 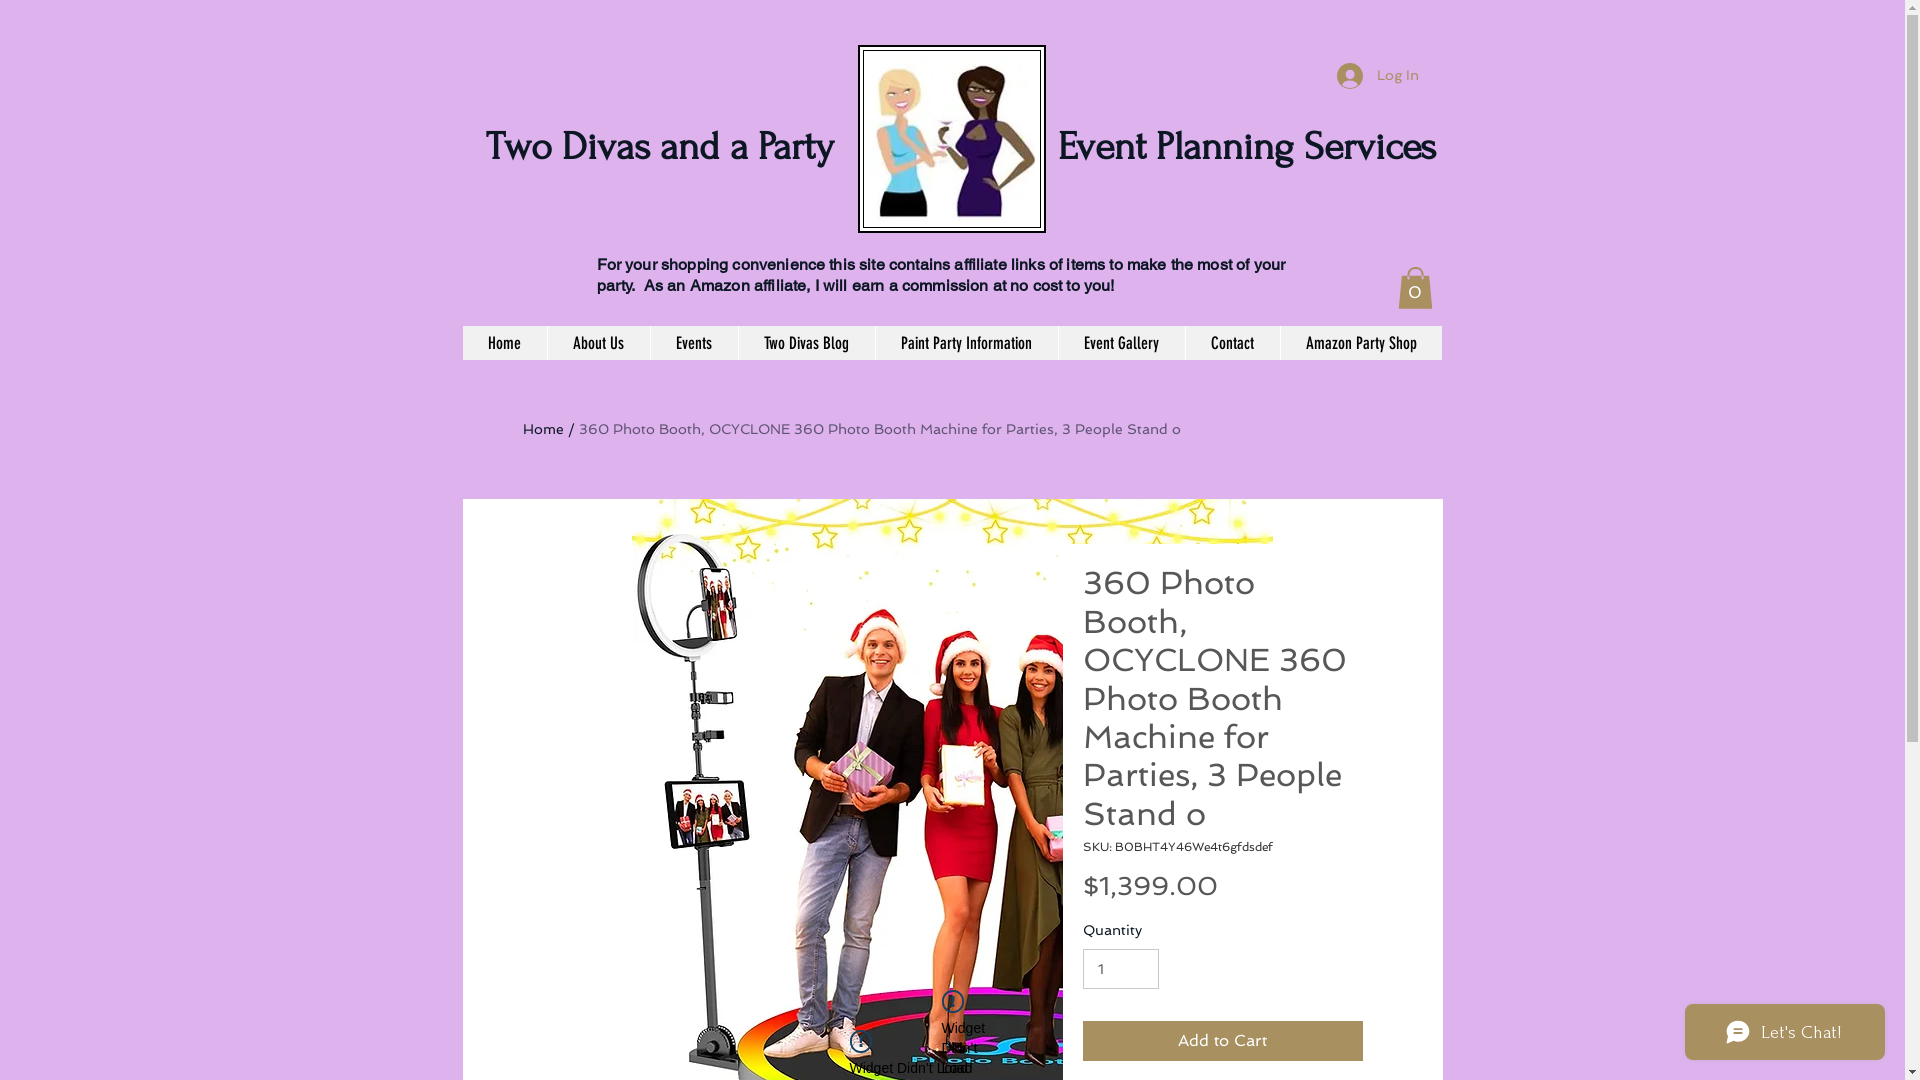 I want to click on 'Add to Cart', so click(x=1221, y=1040).